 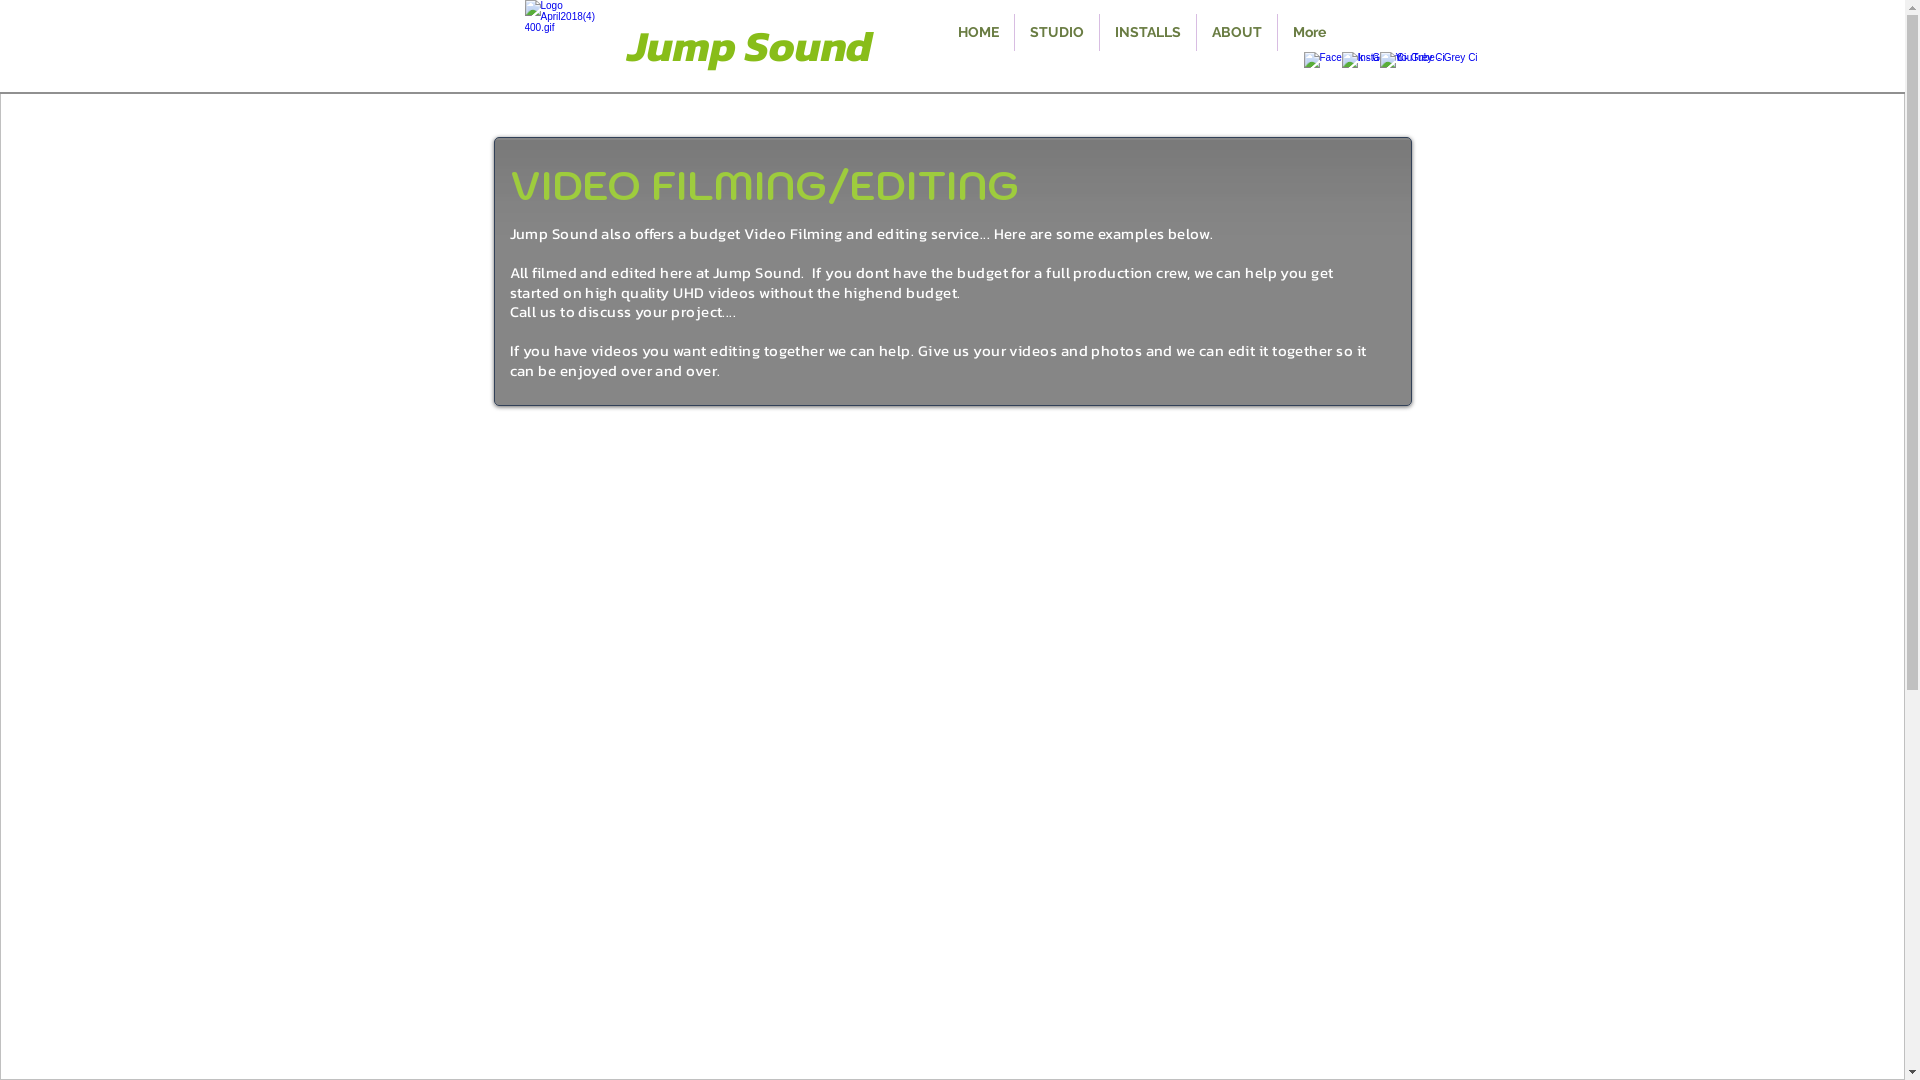 I want to click on 'ABOUT', so click(x=1196, y=32).